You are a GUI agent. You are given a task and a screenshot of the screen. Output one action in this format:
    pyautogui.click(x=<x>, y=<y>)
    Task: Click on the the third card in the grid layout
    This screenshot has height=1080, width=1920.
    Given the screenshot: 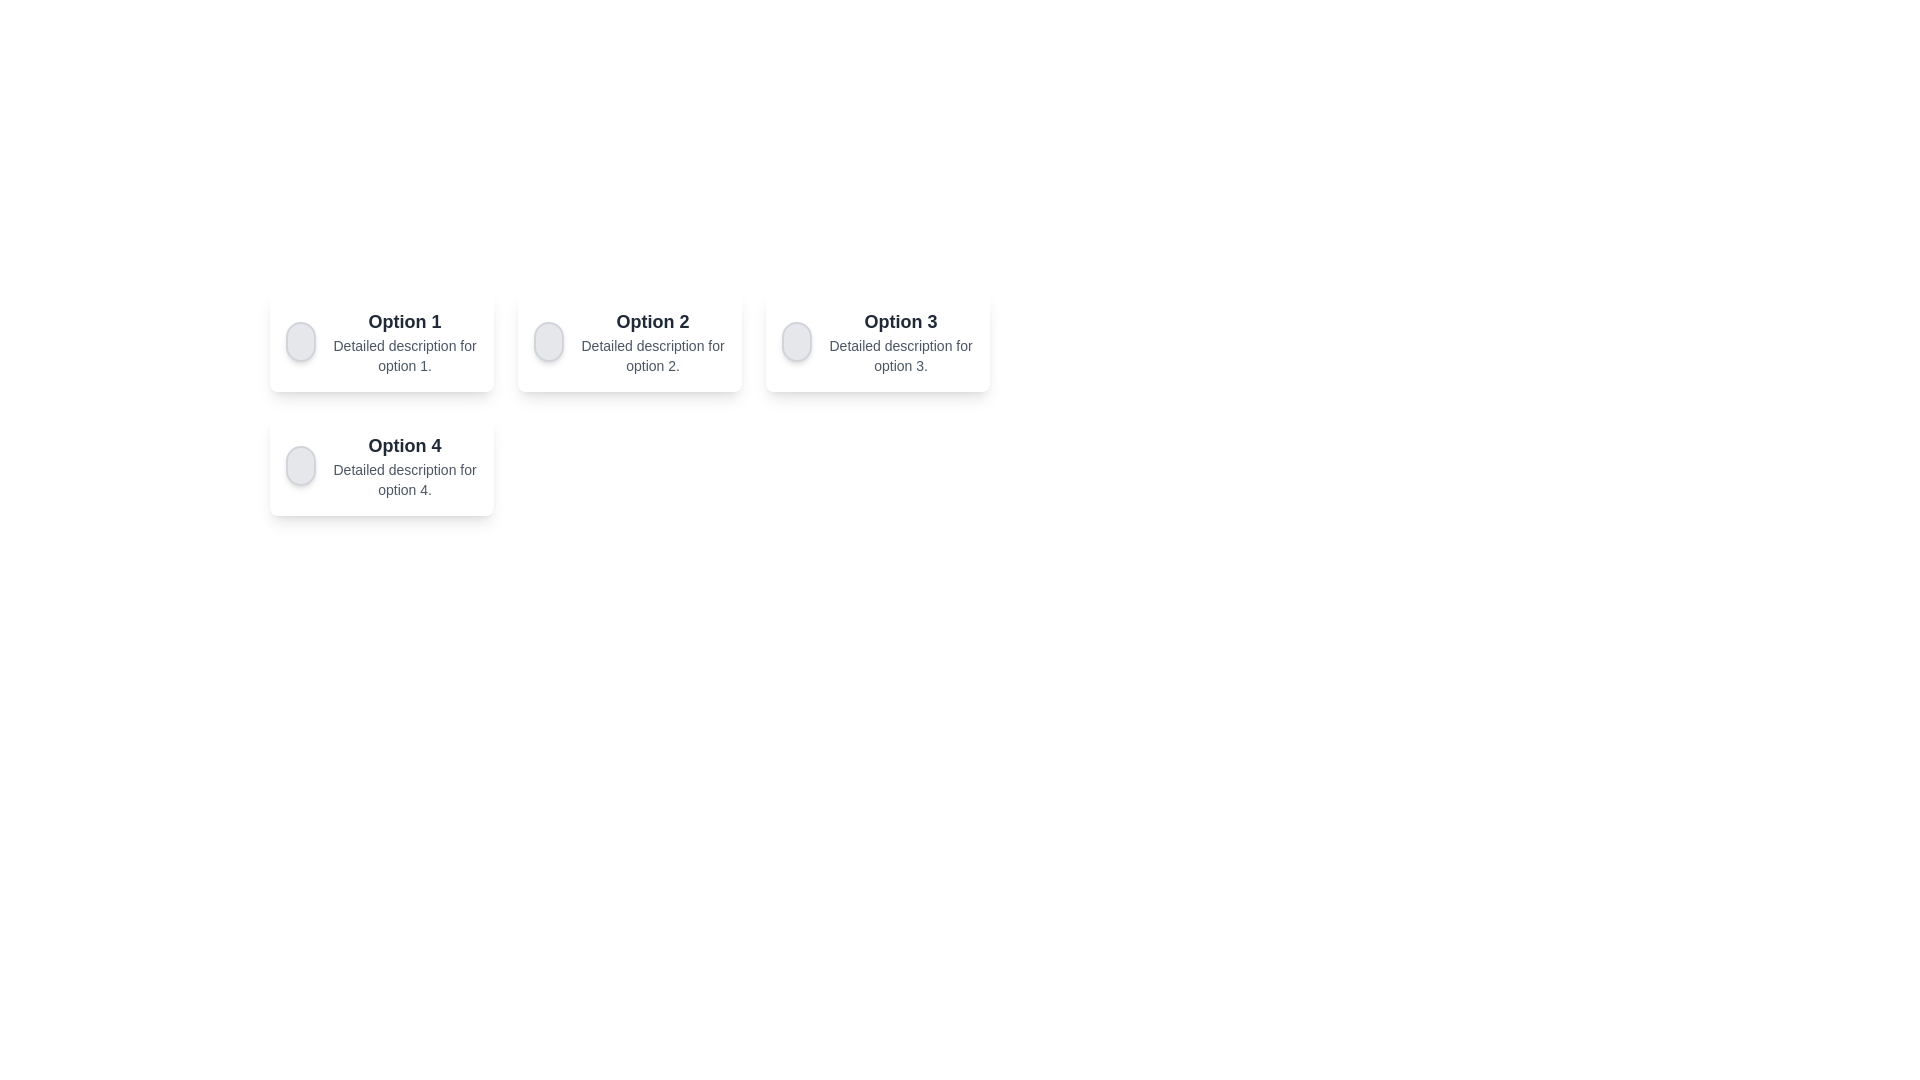 What is the action you would take?
    pyautogui.click(x=878, y=341)
    